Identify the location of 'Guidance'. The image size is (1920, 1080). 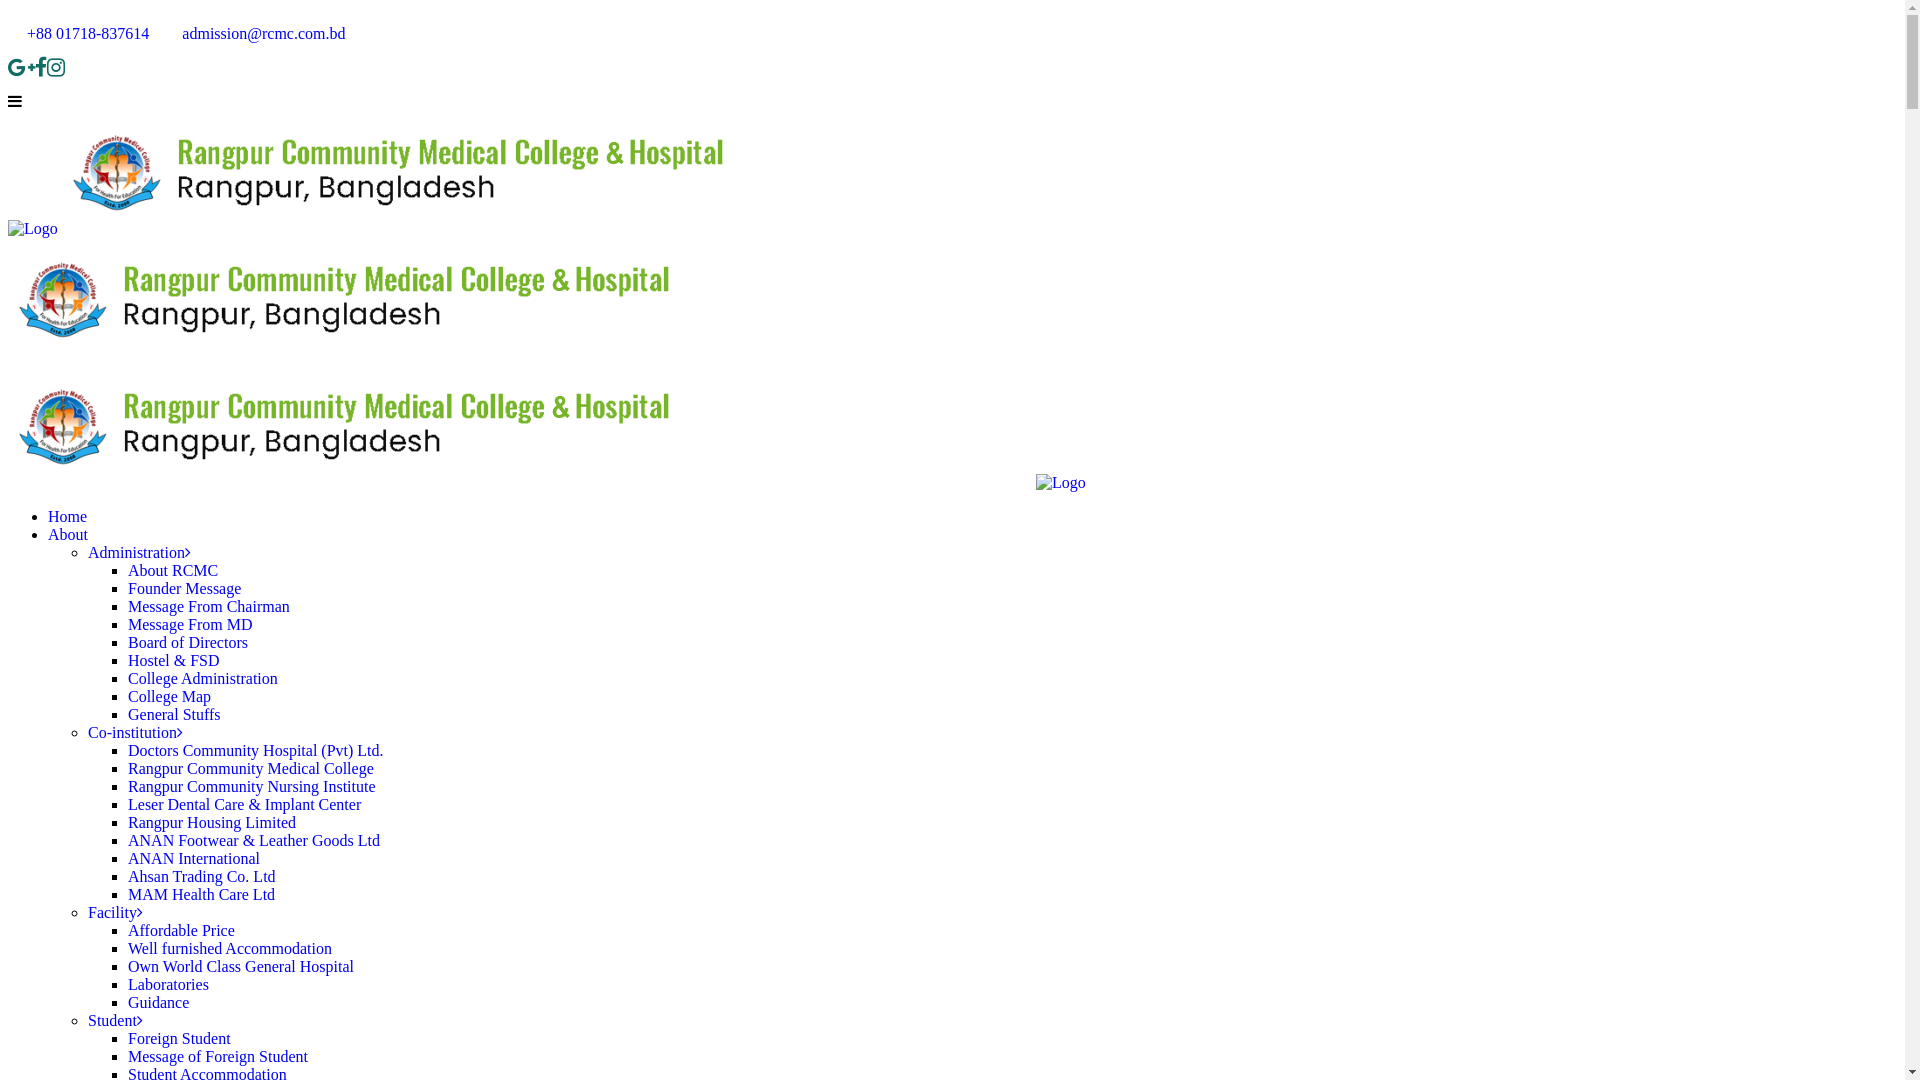
(157, 1002).